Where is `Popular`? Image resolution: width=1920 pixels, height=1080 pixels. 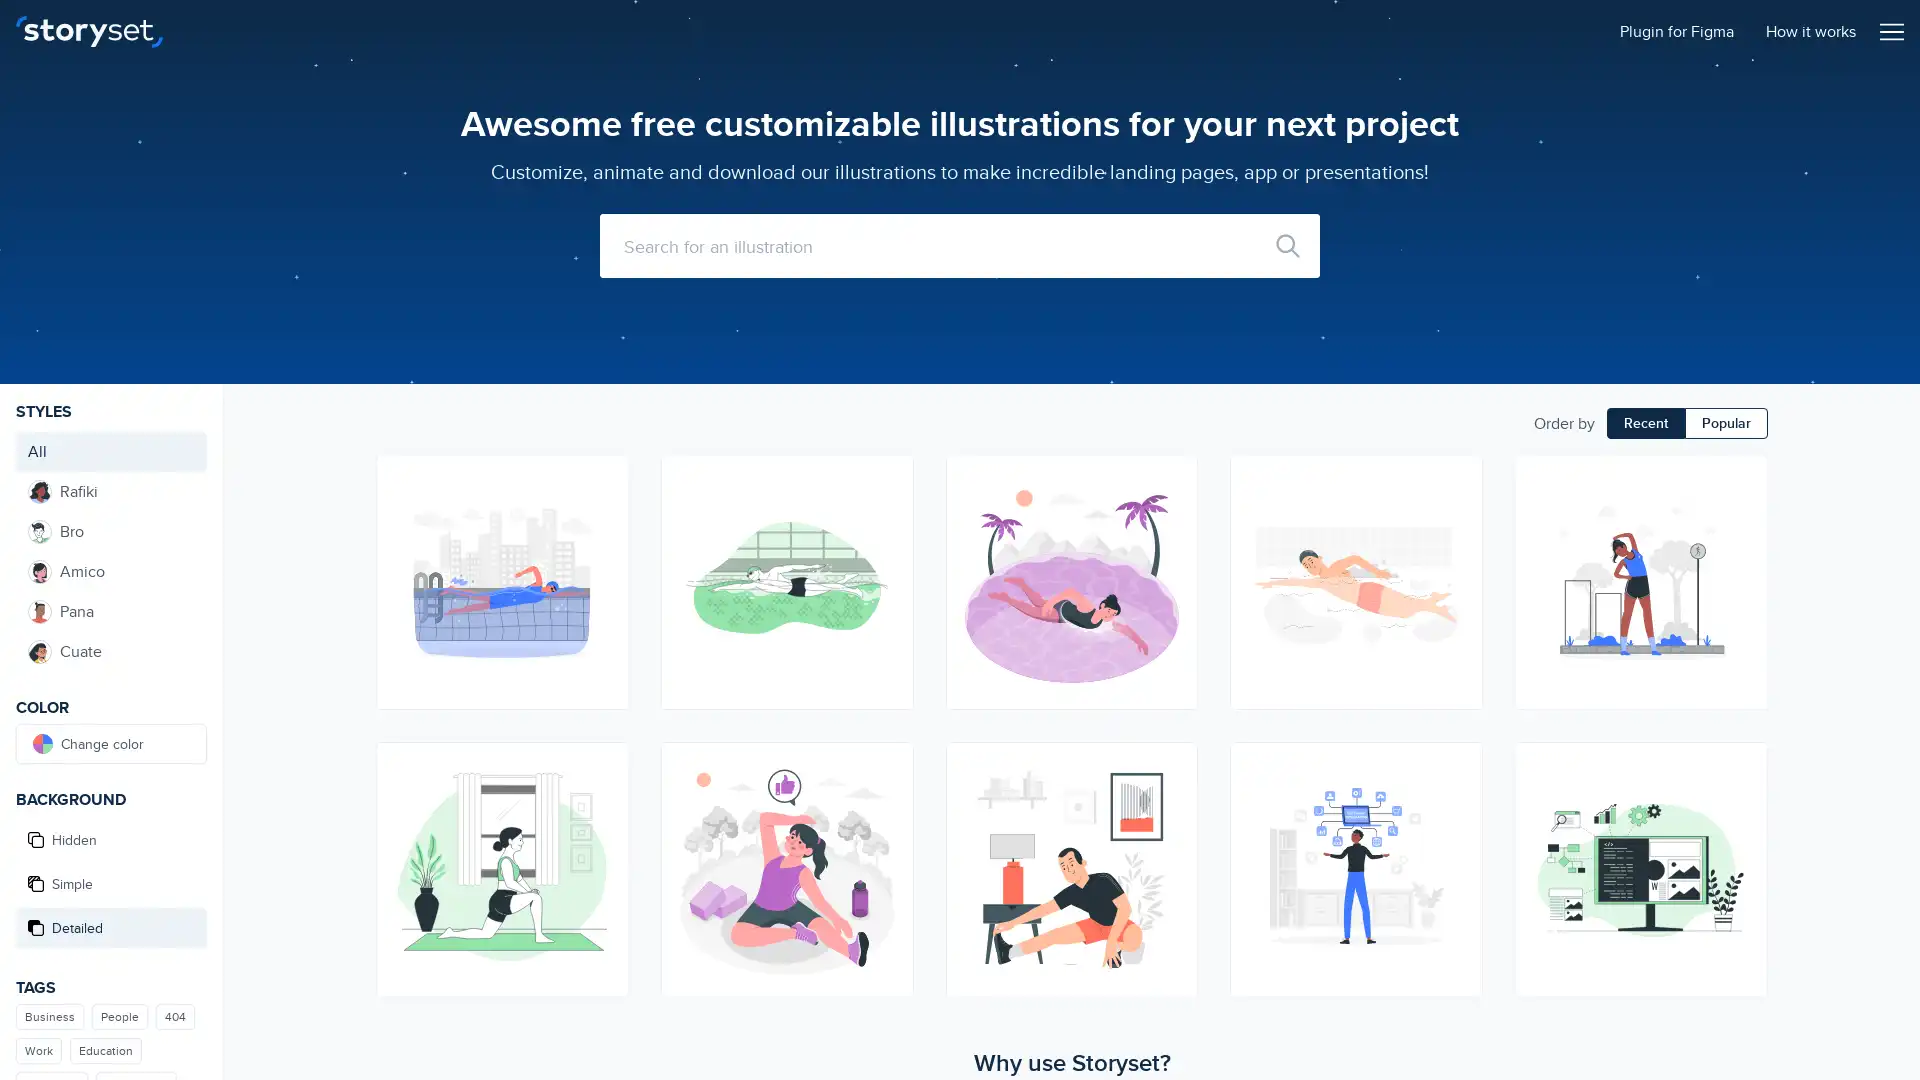 Popular is located at coordinates (1725, 422).